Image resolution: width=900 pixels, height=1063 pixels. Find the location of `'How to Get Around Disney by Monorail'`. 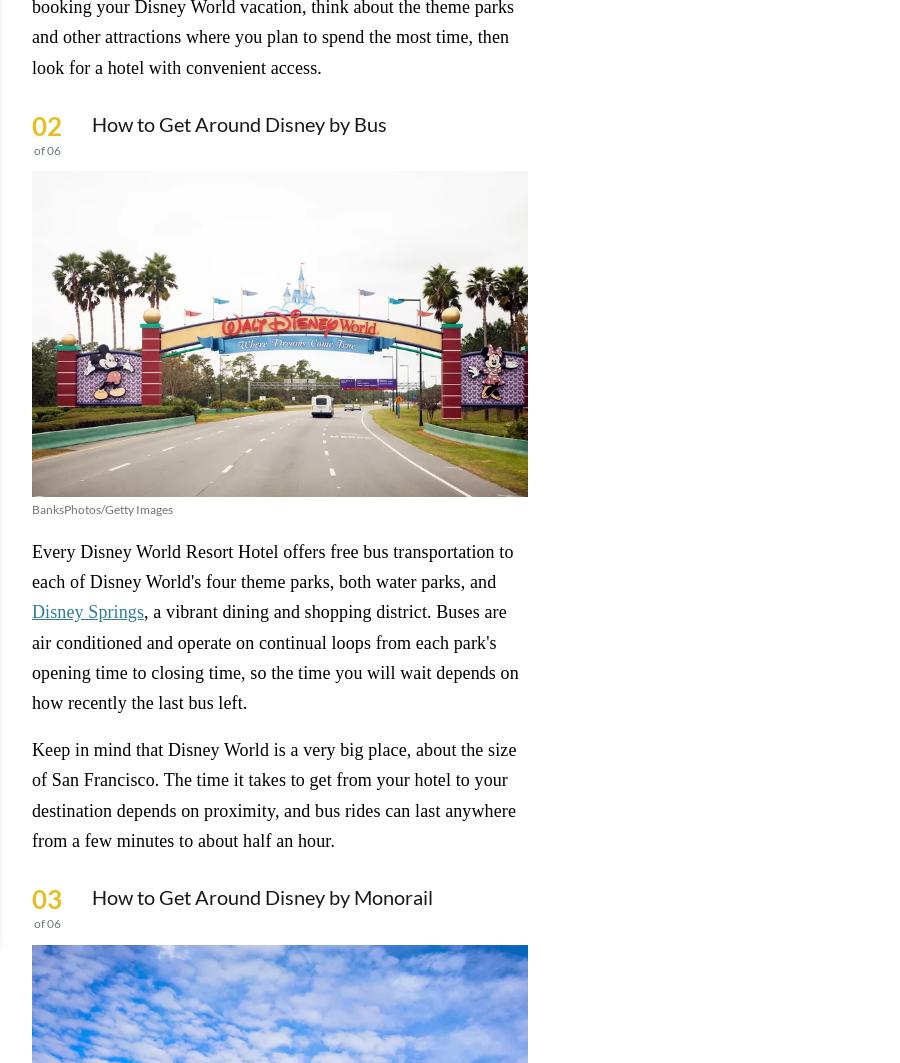

'How to Get Around Disney by Monorail' is located at coordinates (261, 895).